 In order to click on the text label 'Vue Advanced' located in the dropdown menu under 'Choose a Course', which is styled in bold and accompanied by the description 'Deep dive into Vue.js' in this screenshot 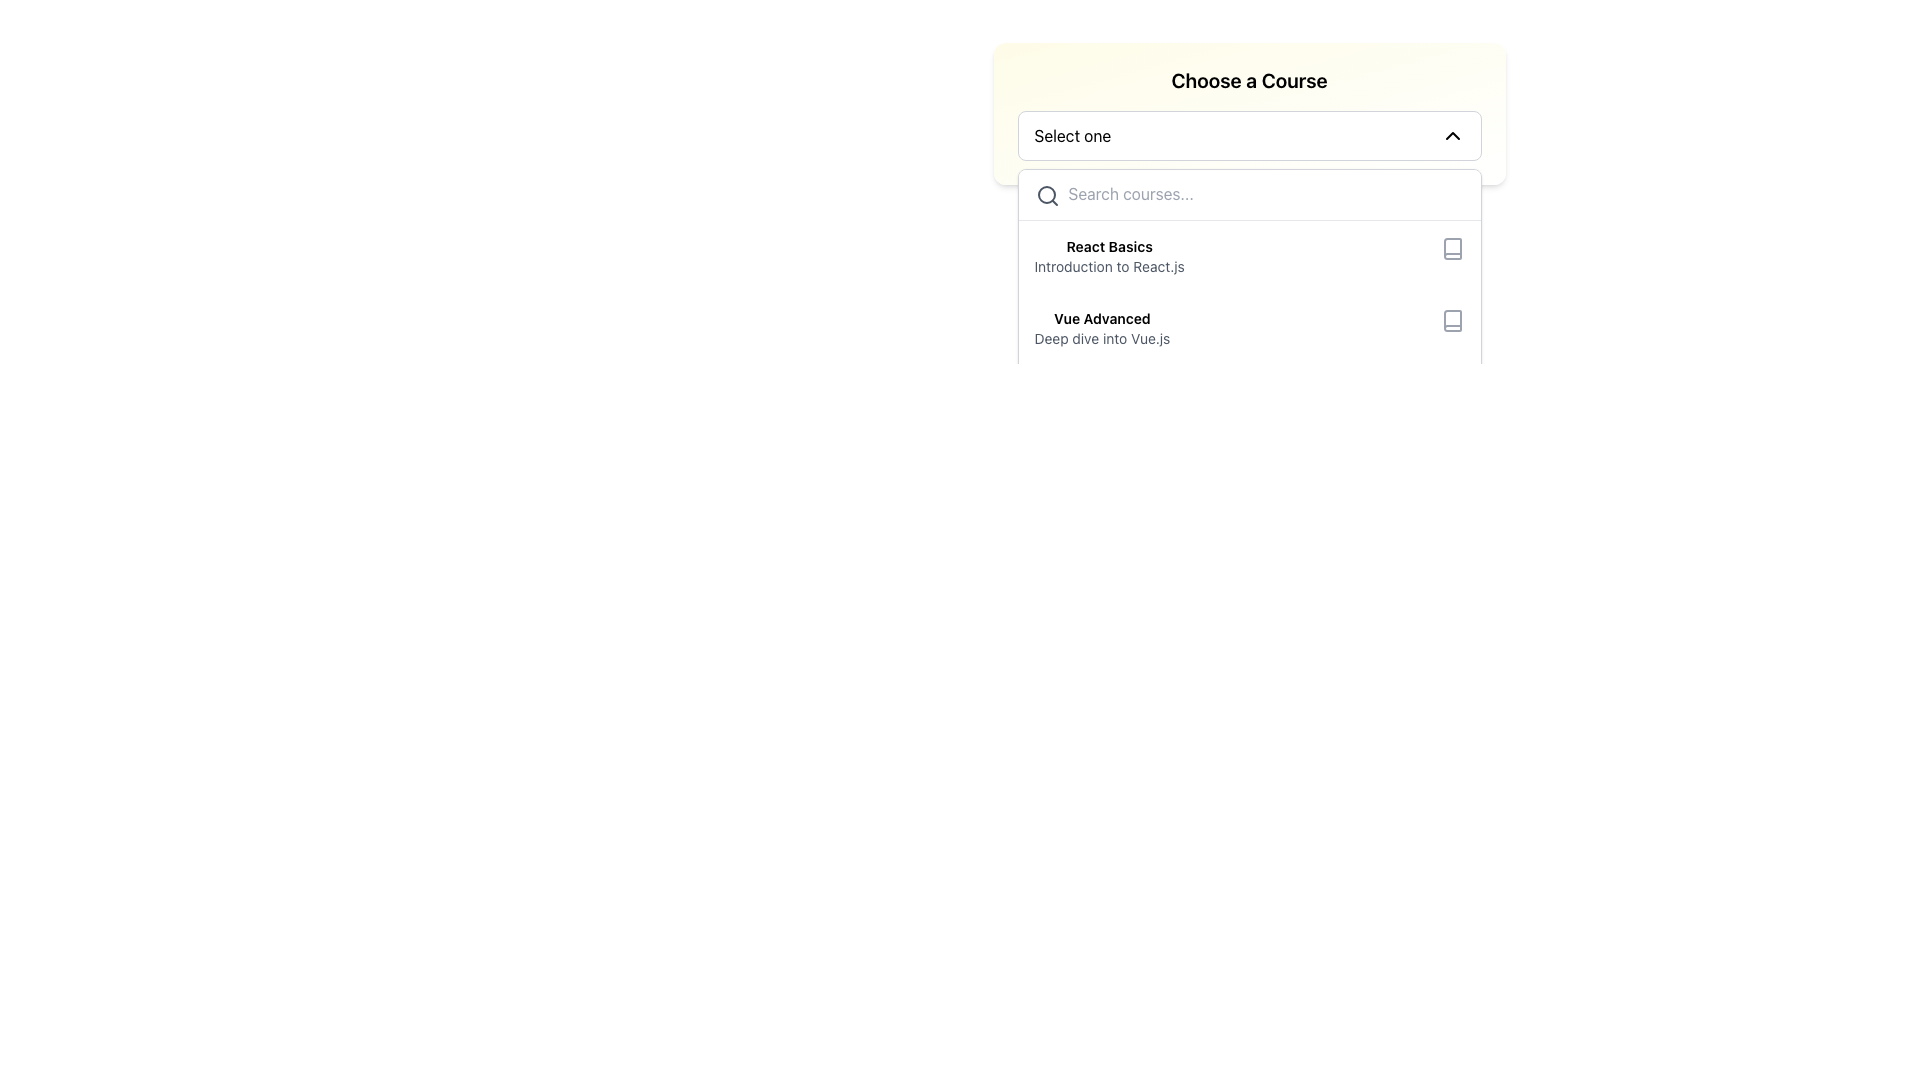, I will do `click(1101, 317)`.